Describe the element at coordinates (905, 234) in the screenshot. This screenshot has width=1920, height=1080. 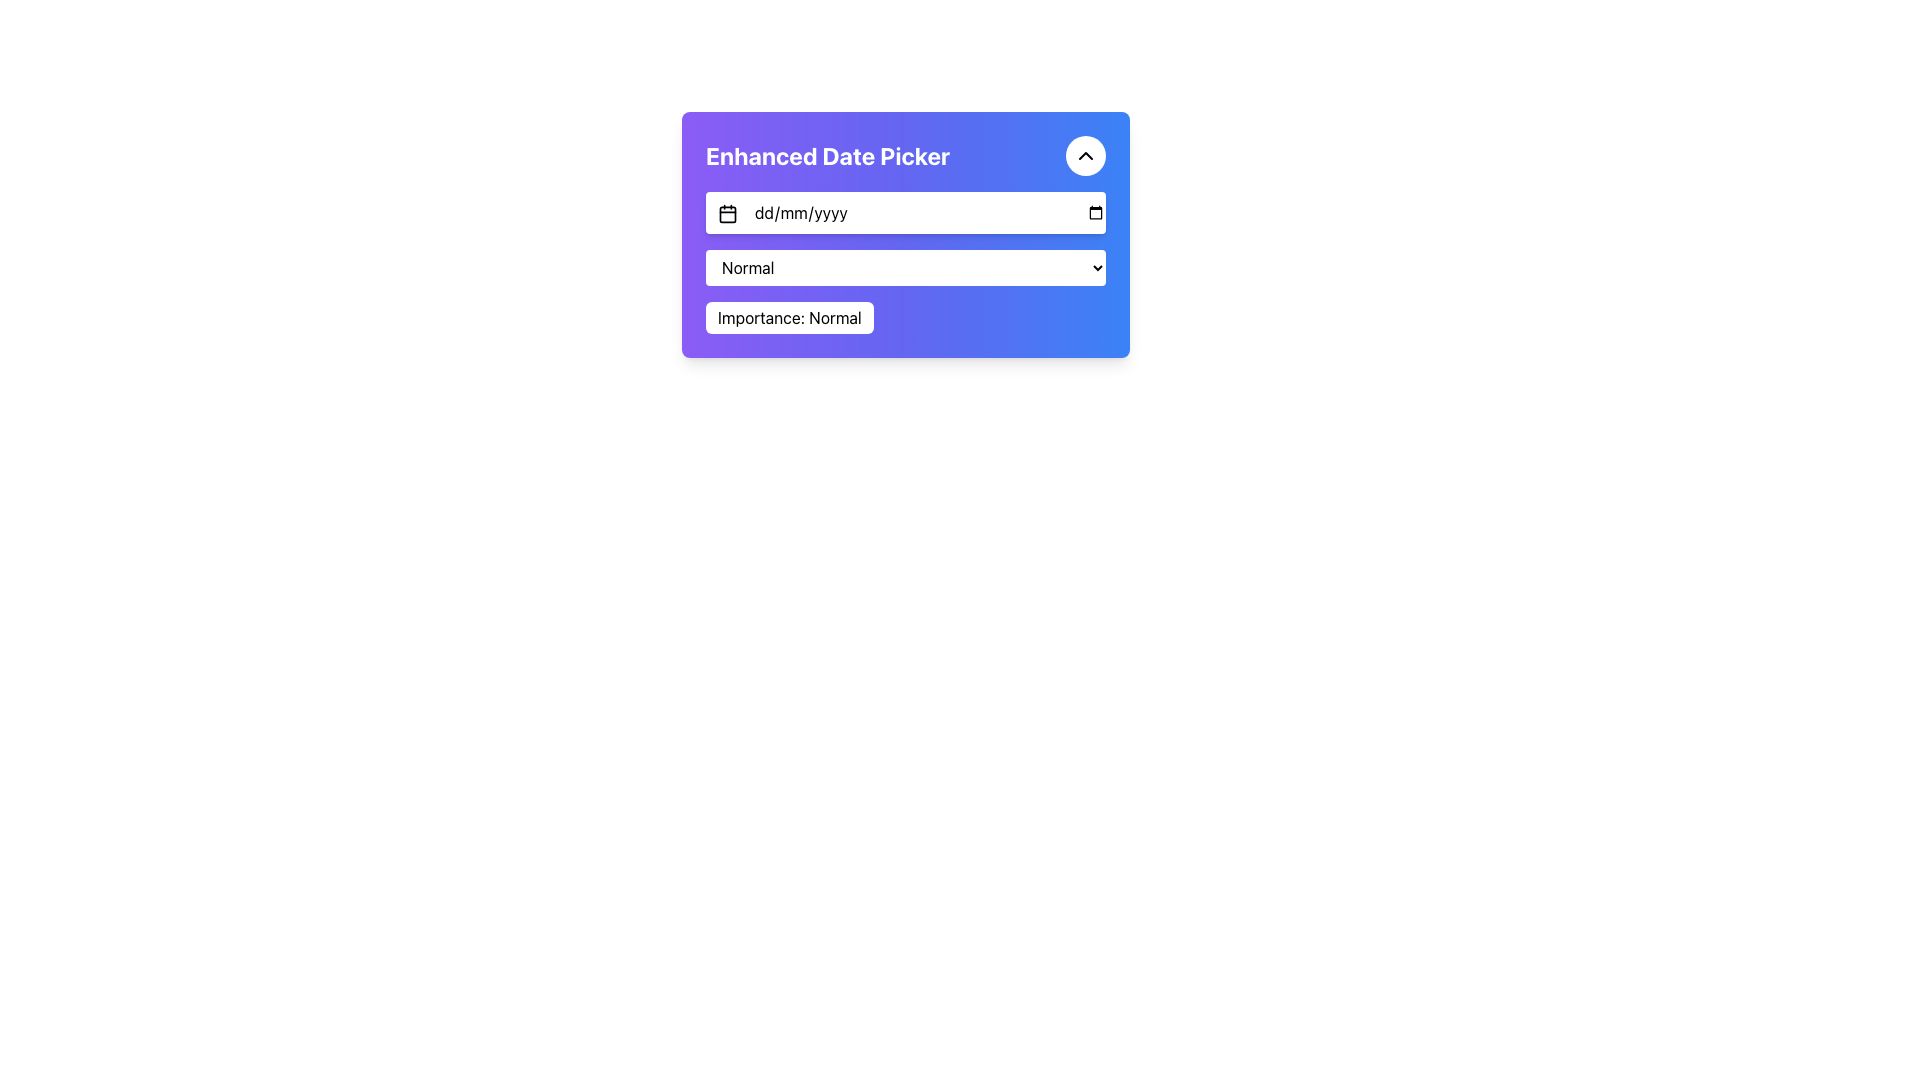
I see `and drag the 'Enhanced Date Picker' composite UI component to reposition it, if it is draggable` at that location.